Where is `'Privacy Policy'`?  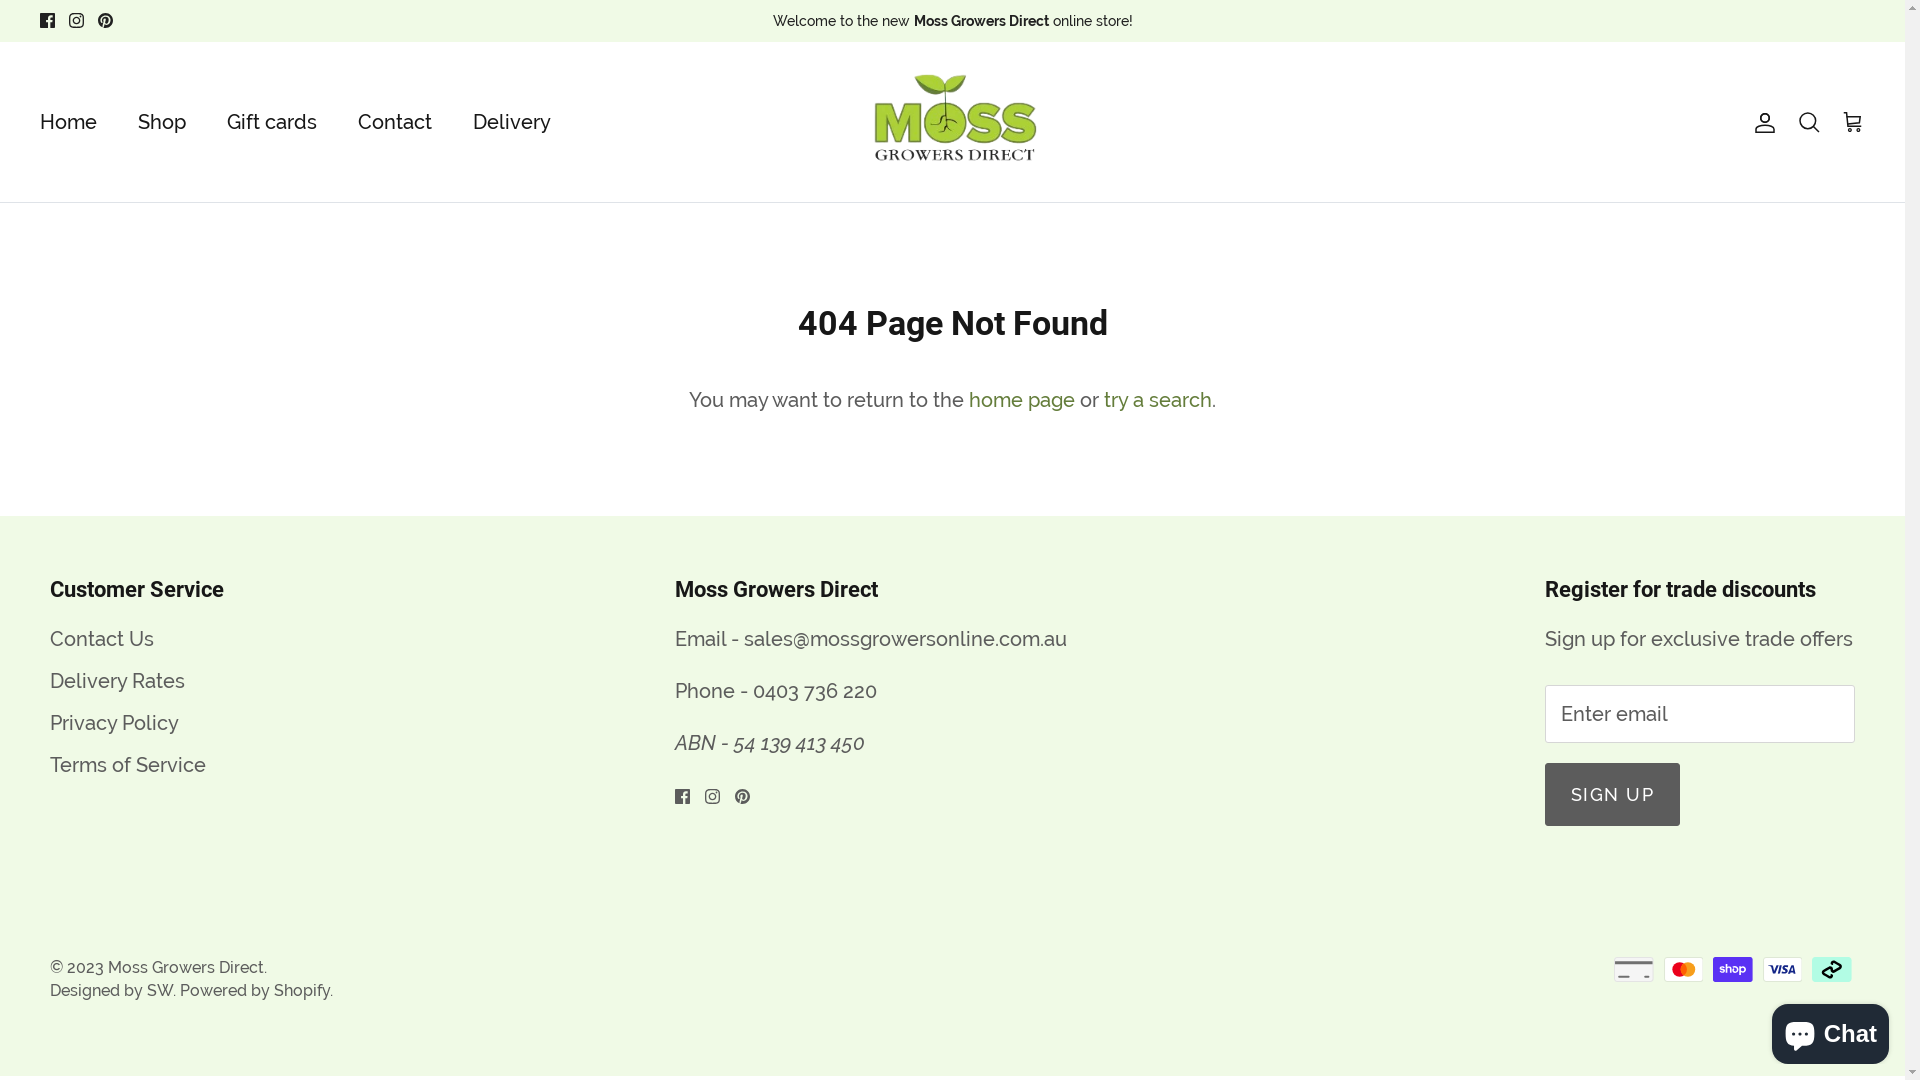
'Privacy Policy' is located at coordinates (113, 722).